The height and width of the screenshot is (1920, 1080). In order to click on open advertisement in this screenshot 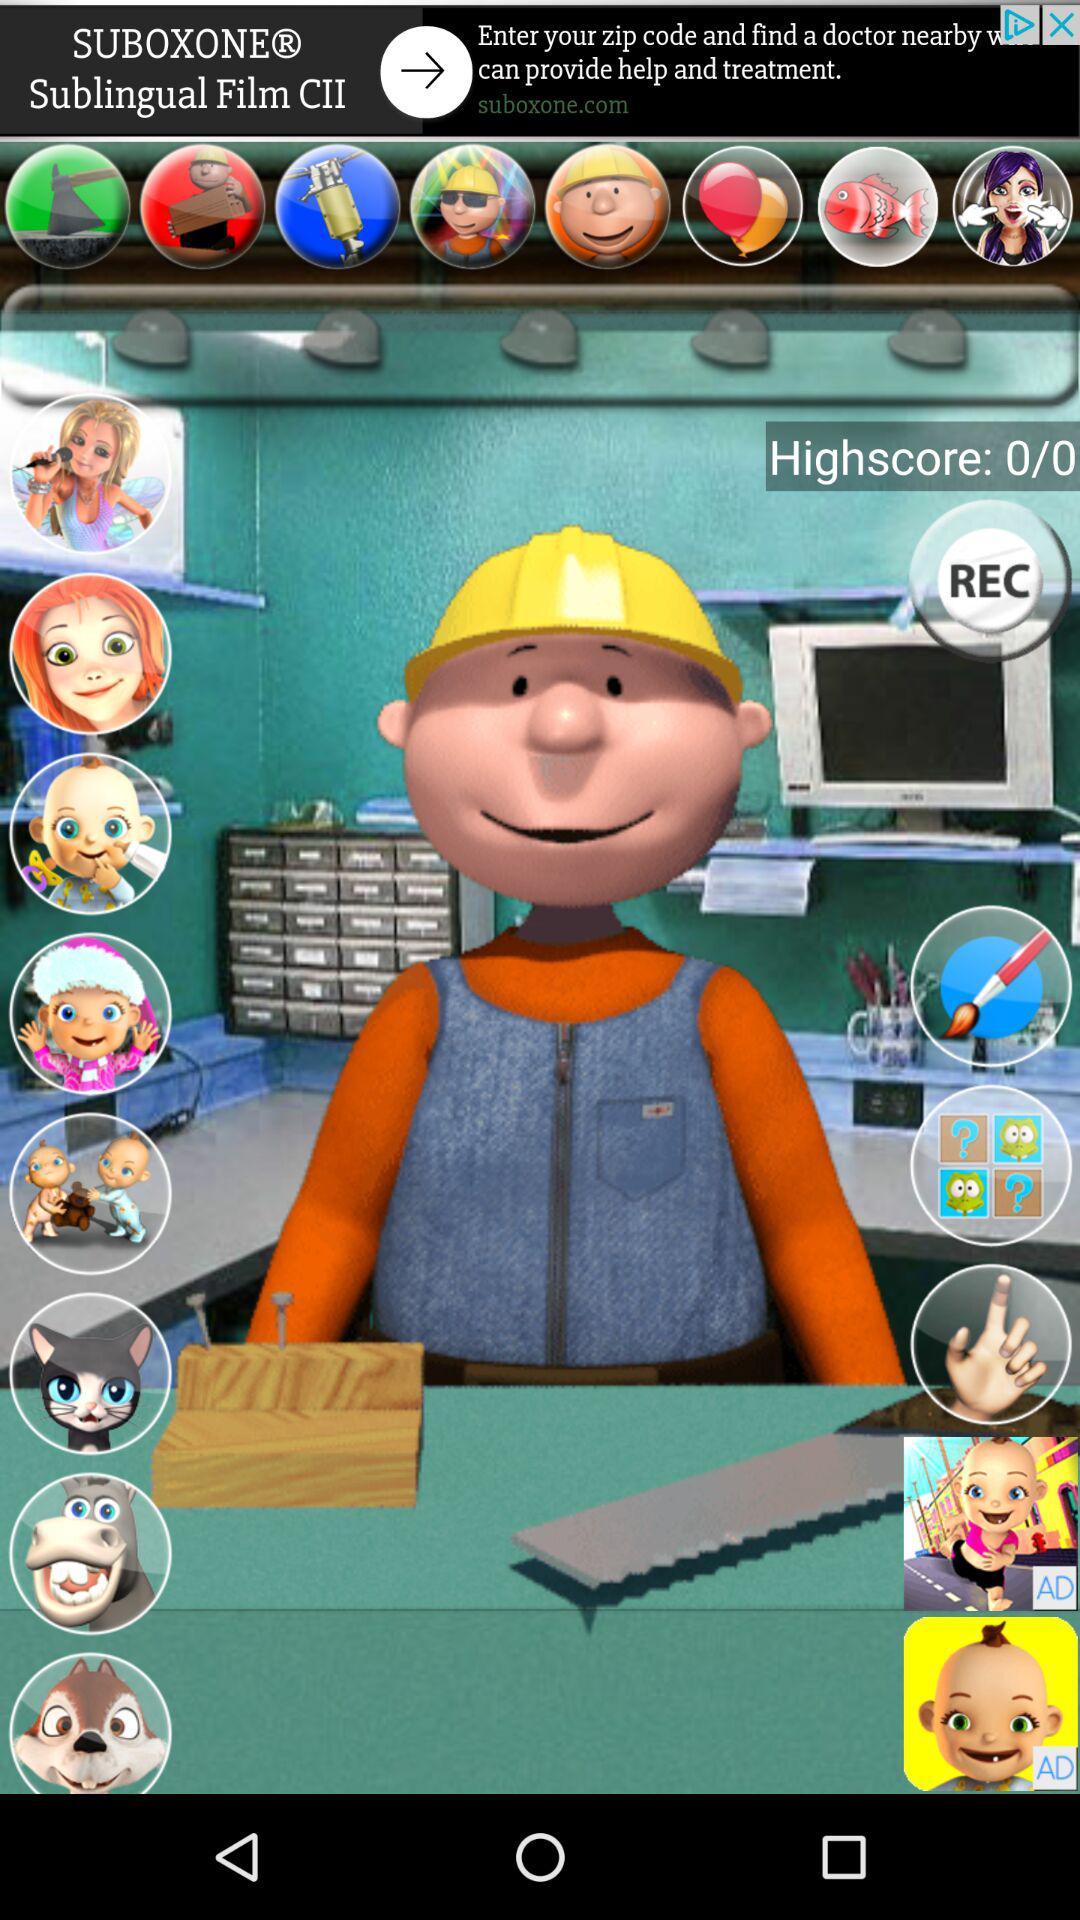, I will do `click(540, 70)`.